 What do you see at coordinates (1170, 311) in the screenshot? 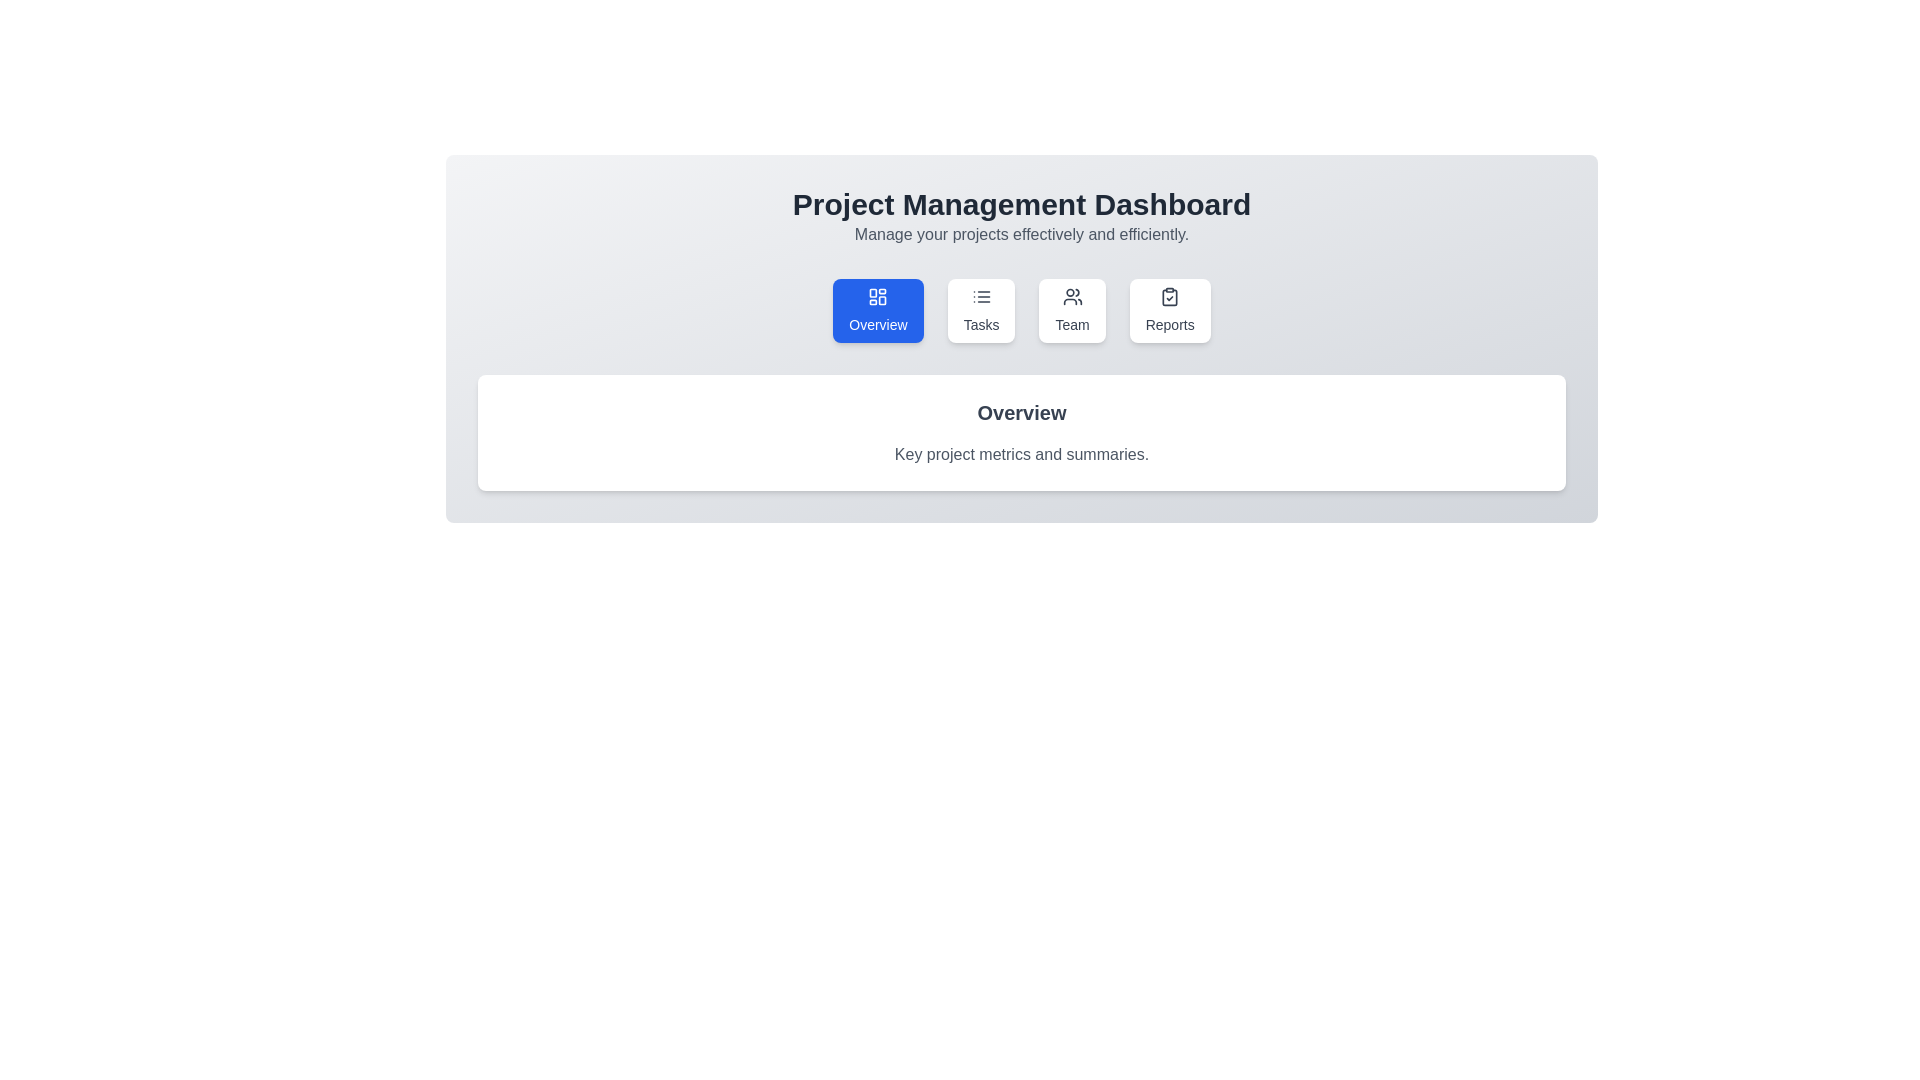
I see `the tab labeled Reports to view its content` at bounding box center [1170, 311].